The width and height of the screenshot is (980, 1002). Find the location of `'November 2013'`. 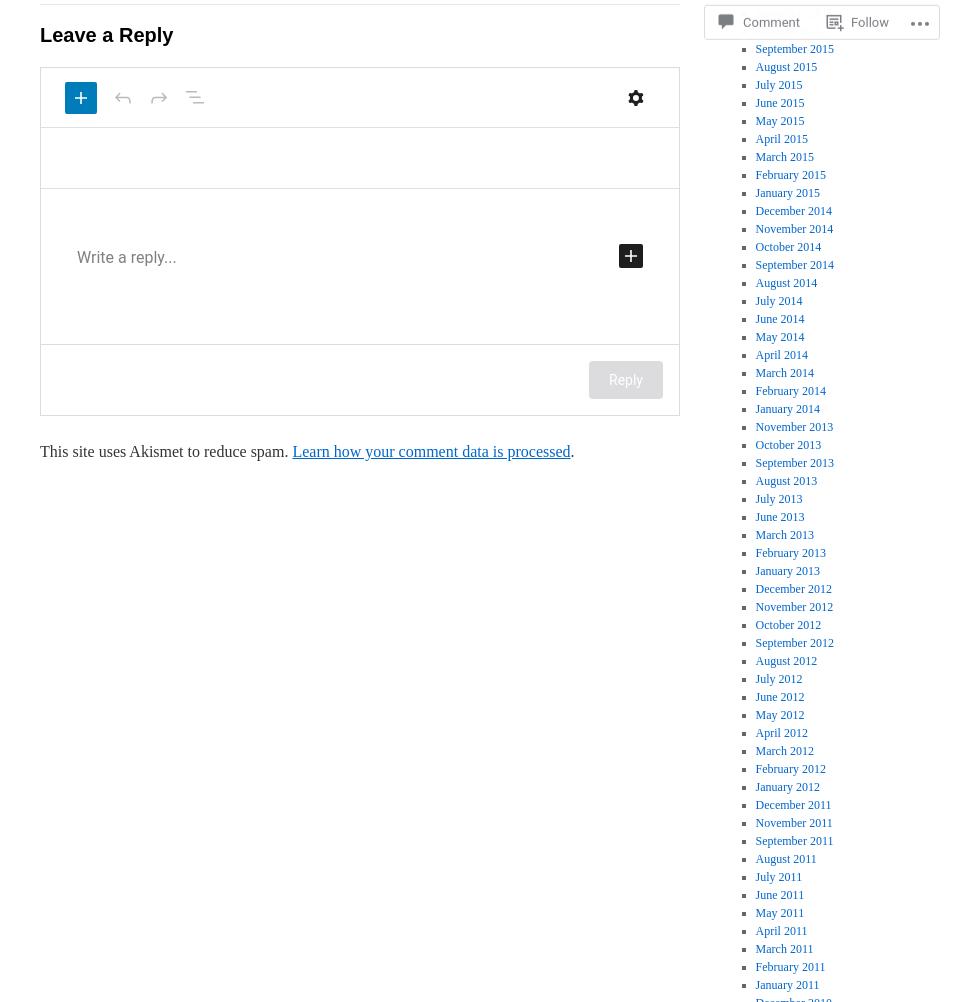

'November 2013' is located at coordinates (754, 425).